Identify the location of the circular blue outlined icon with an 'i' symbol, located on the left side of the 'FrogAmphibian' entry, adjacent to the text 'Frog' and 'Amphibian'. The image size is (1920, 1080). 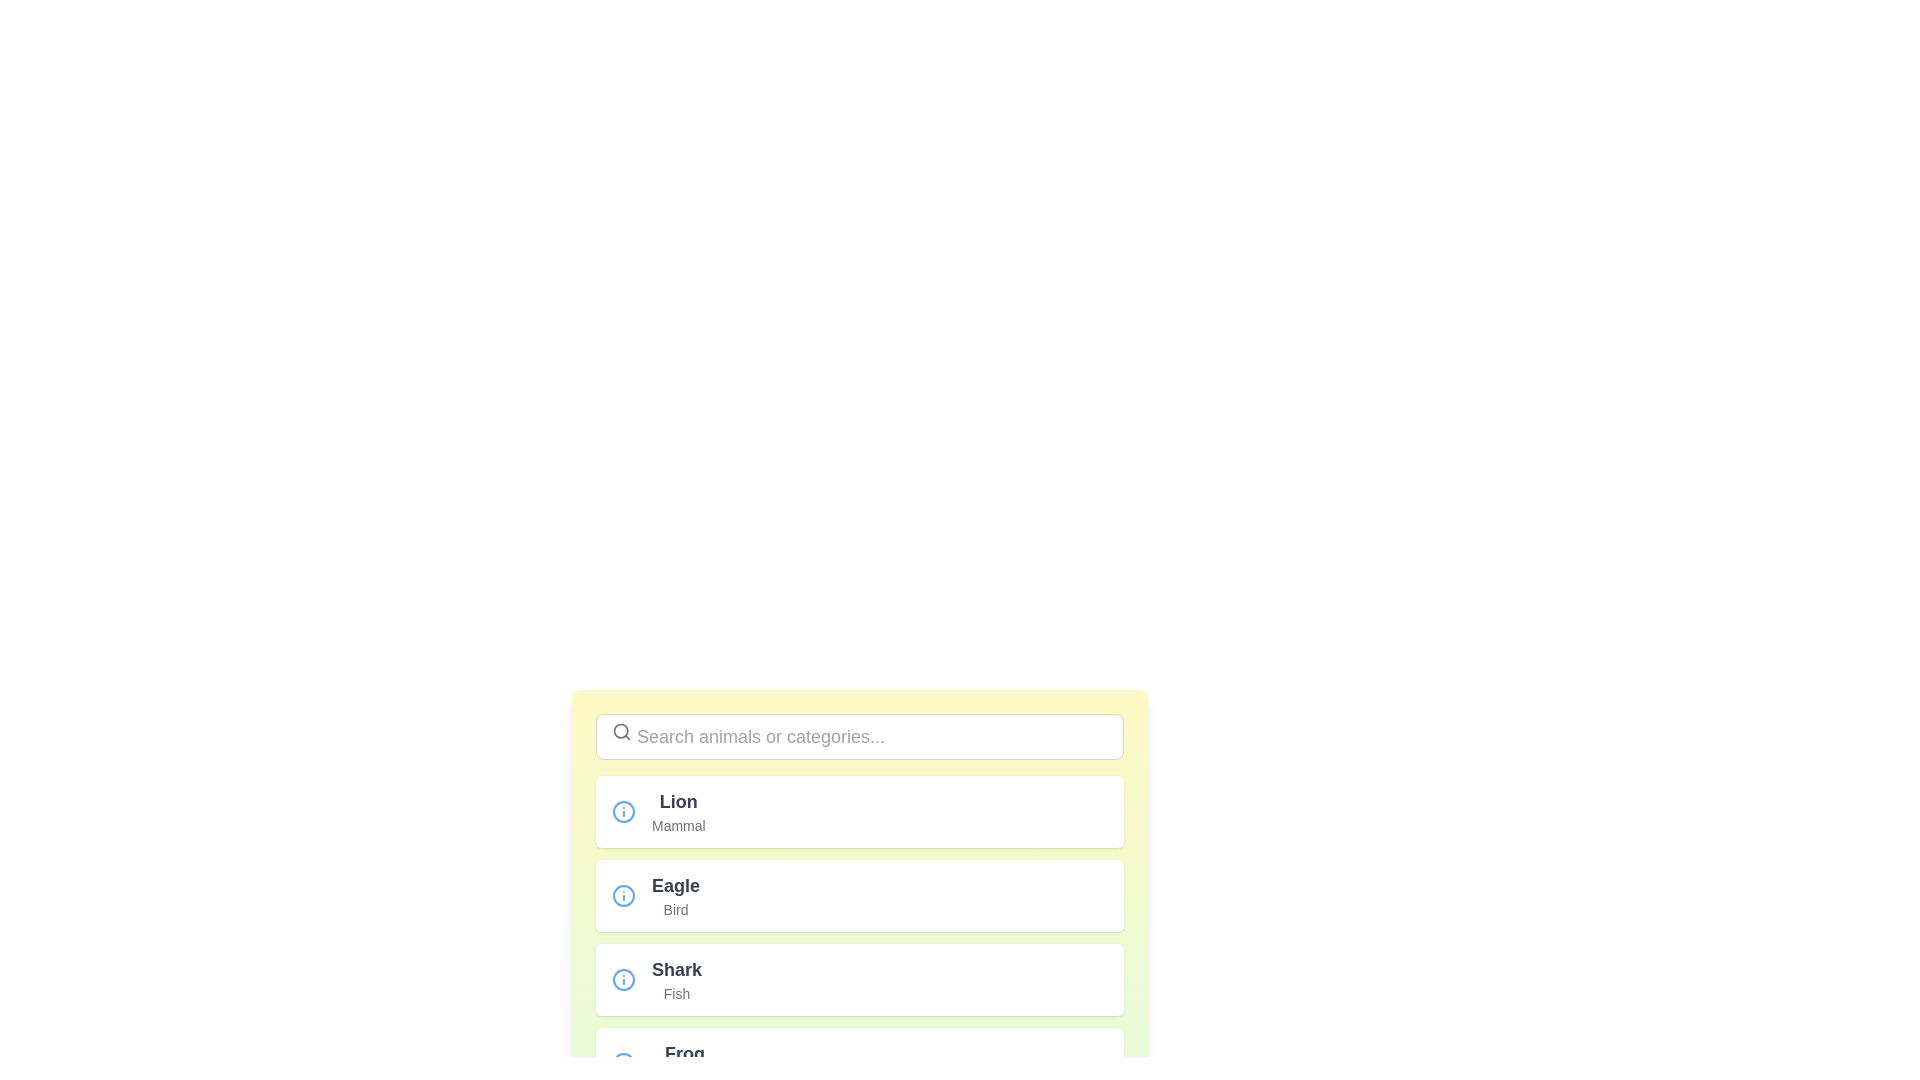
(623, 1063).